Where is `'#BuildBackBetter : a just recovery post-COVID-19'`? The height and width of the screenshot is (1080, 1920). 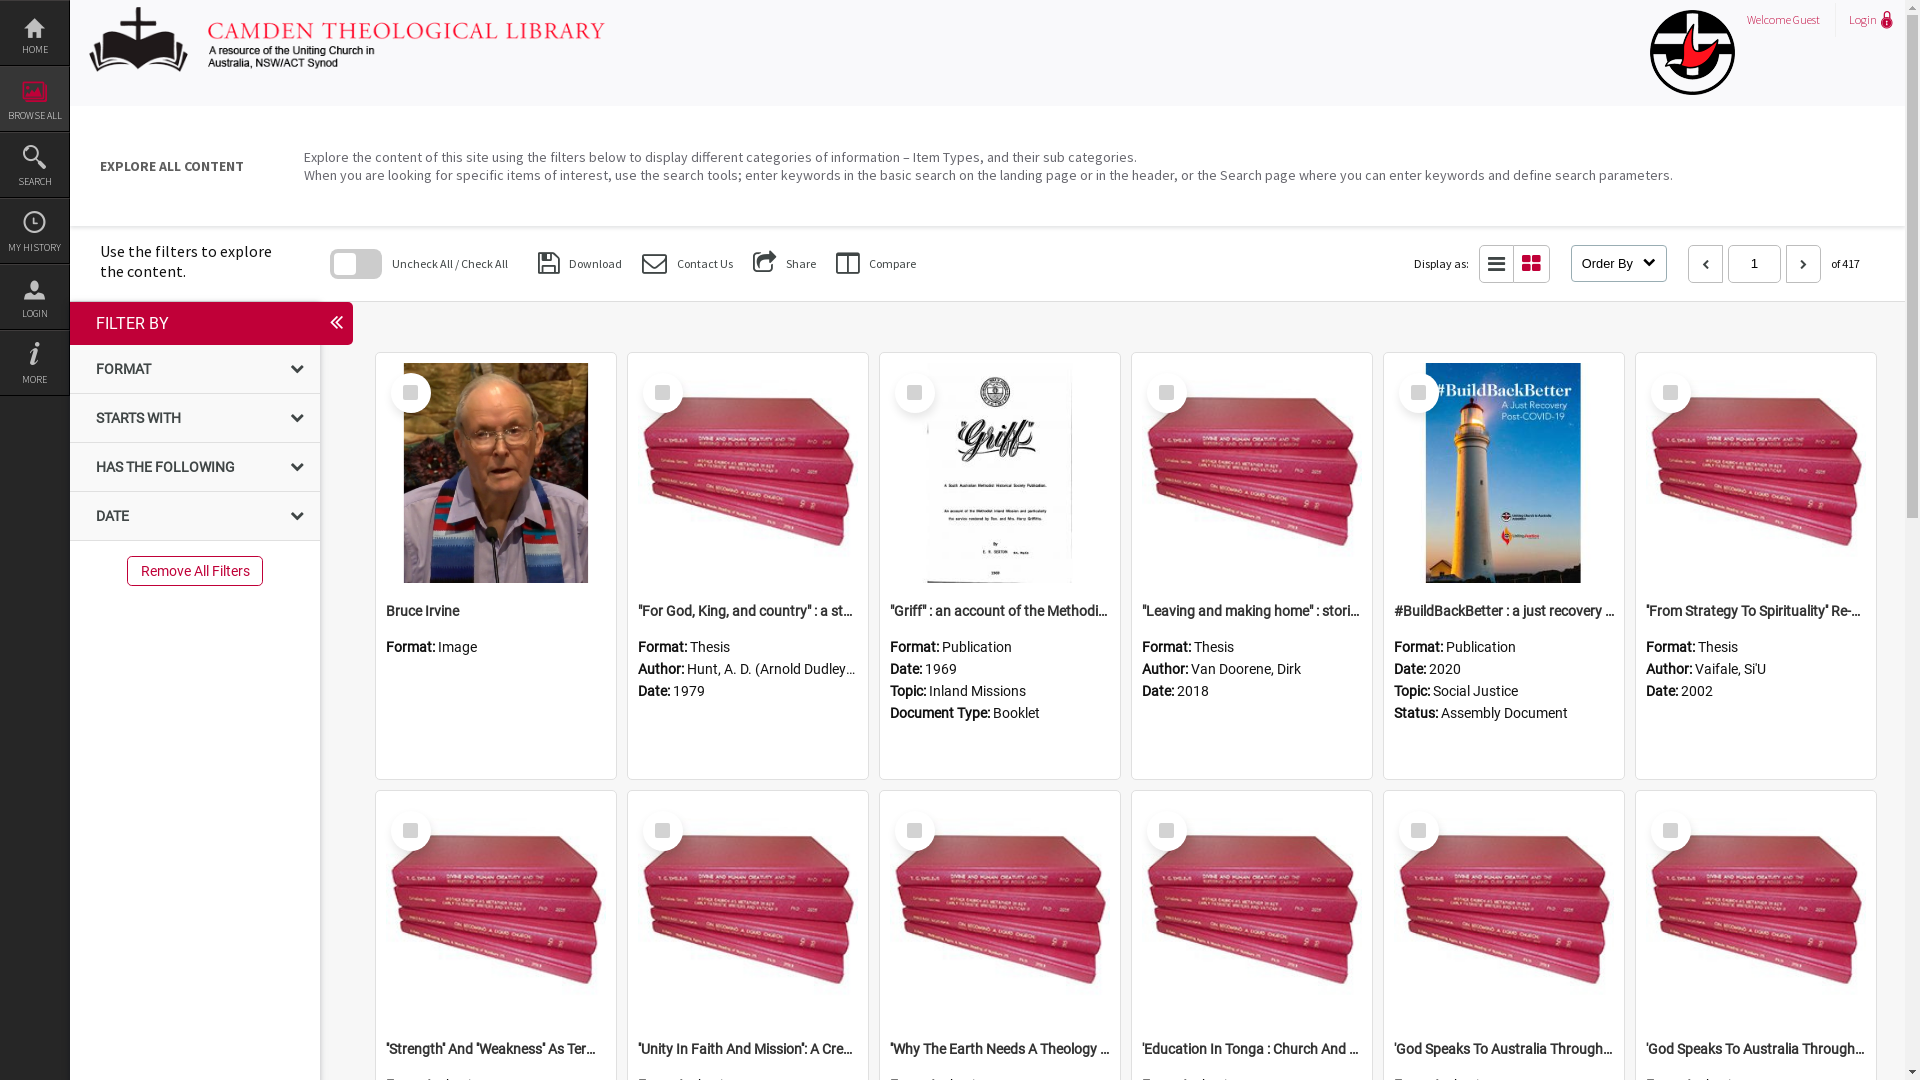
'#BuildBackBetter : a just recovery post-COVID-19' is located at coordinates (1503, 609).